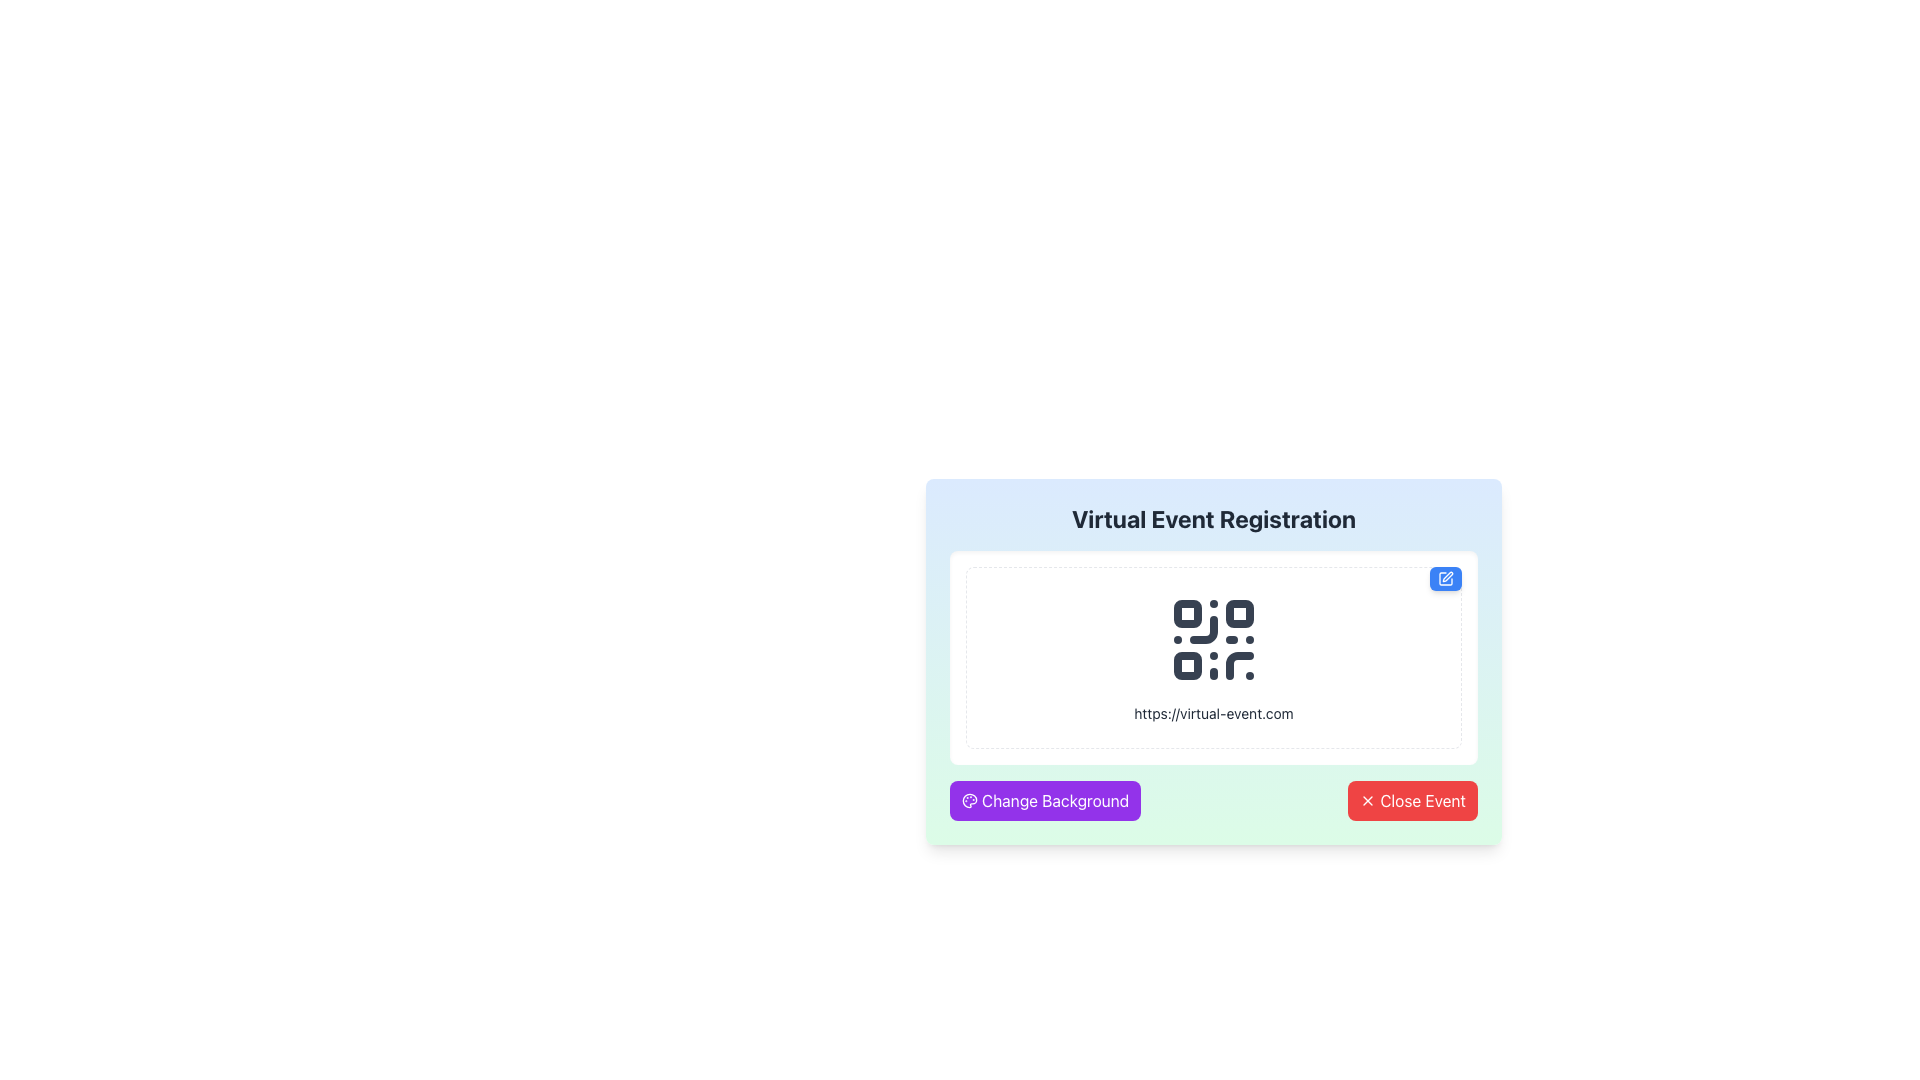 The width and height of the screenshot is (1920, 1080). Describe the element at coordinates (969, 800) in the screenshot. I see `the icon located to the left of the 'Change Background' button in the lower-left corner of the main card interface, which indicates design or customization functionalities` at that location.